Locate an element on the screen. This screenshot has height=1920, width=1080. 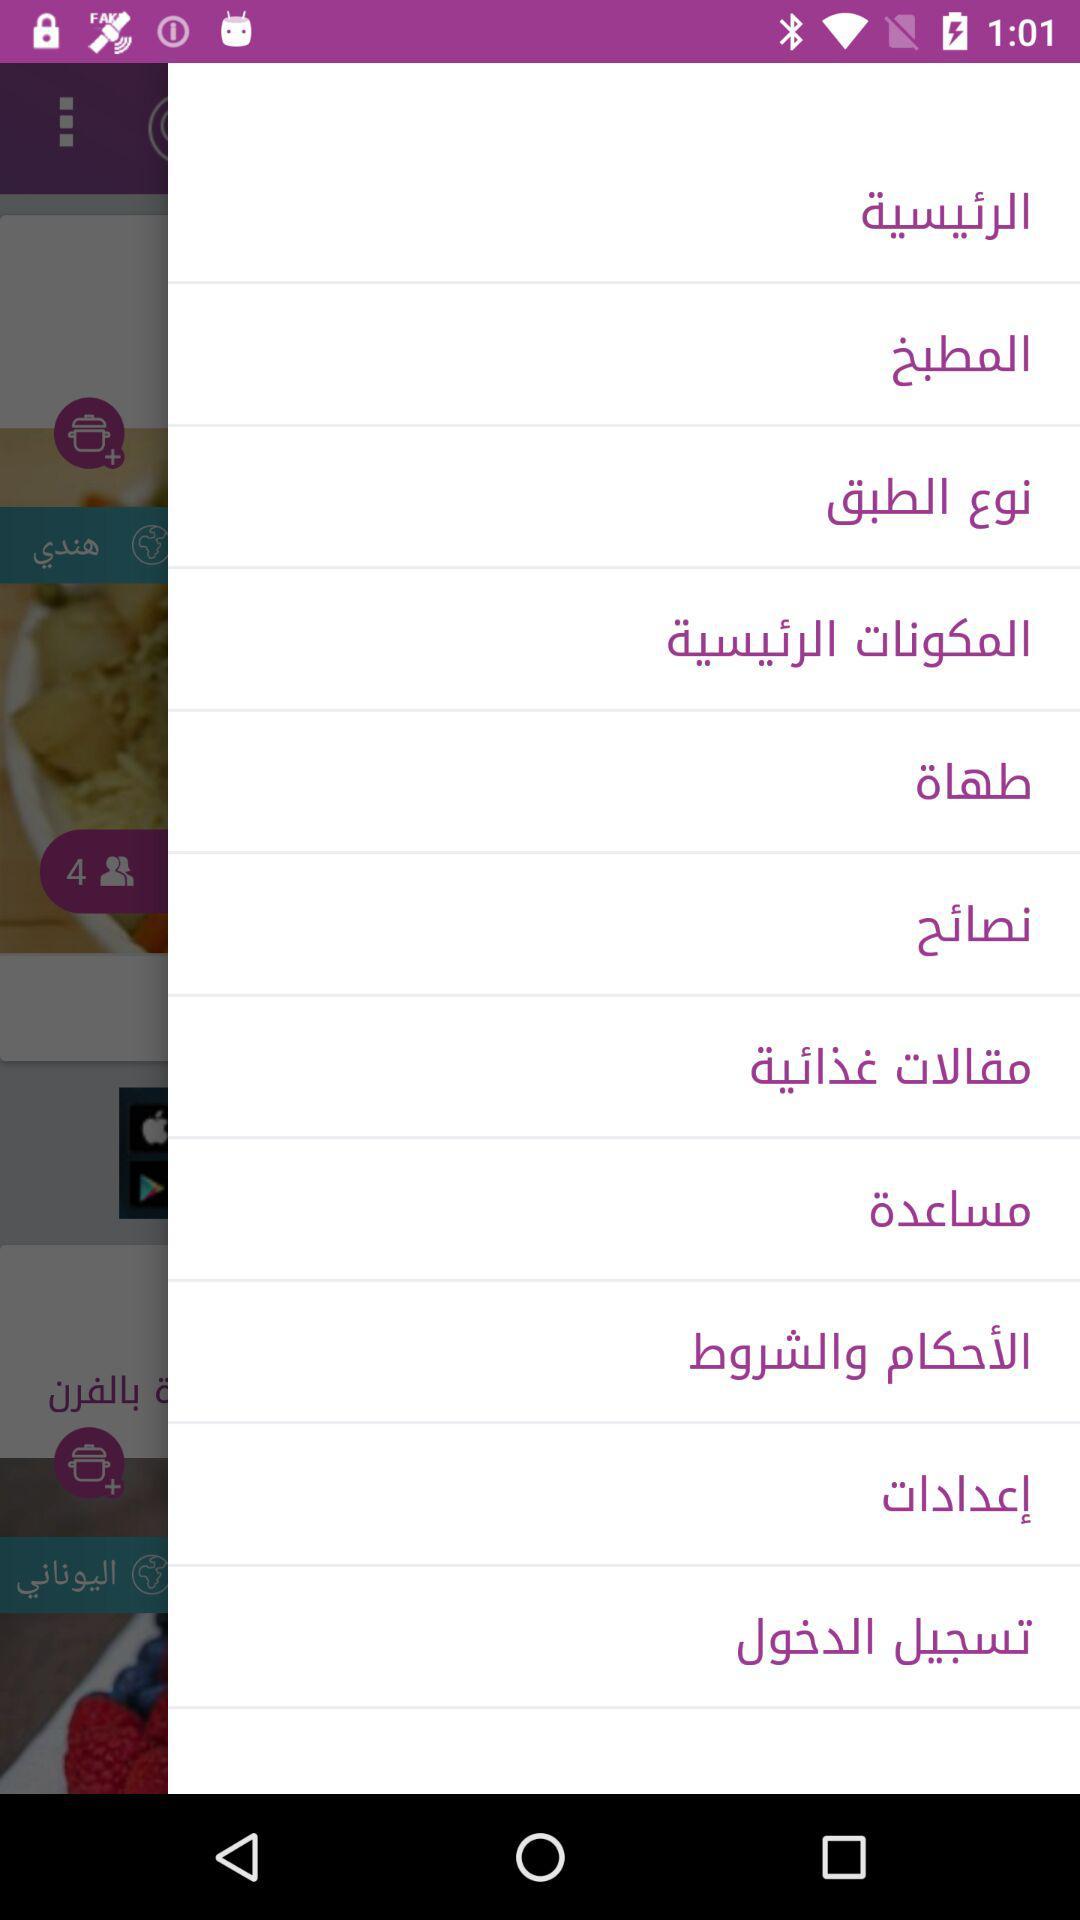
the national_flag icon is located at coordinates (184, 127).